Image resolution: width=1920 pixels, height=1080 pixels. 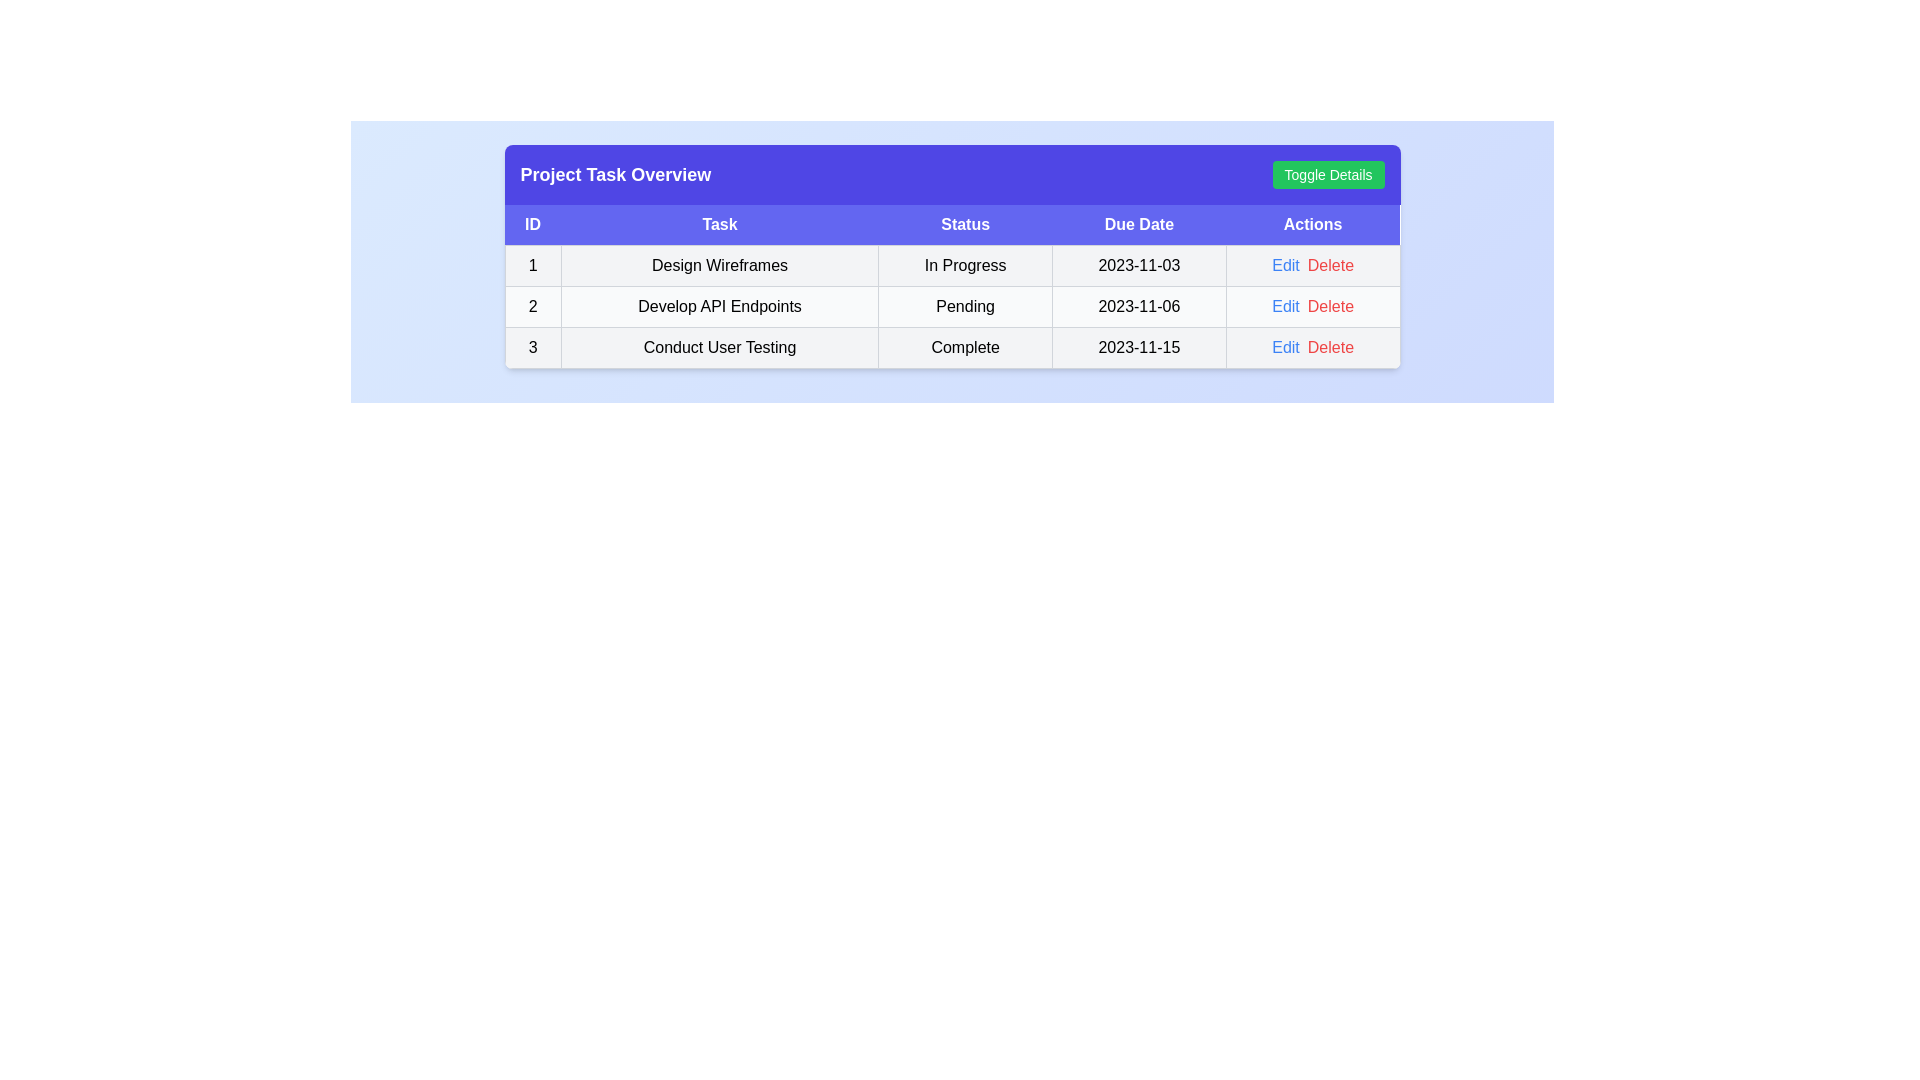 What do you see at coordinates (951, 265) in the screenshot?
I see `the row corresponding to task ID 1 to highlight it` at bounding box center [951, 265].